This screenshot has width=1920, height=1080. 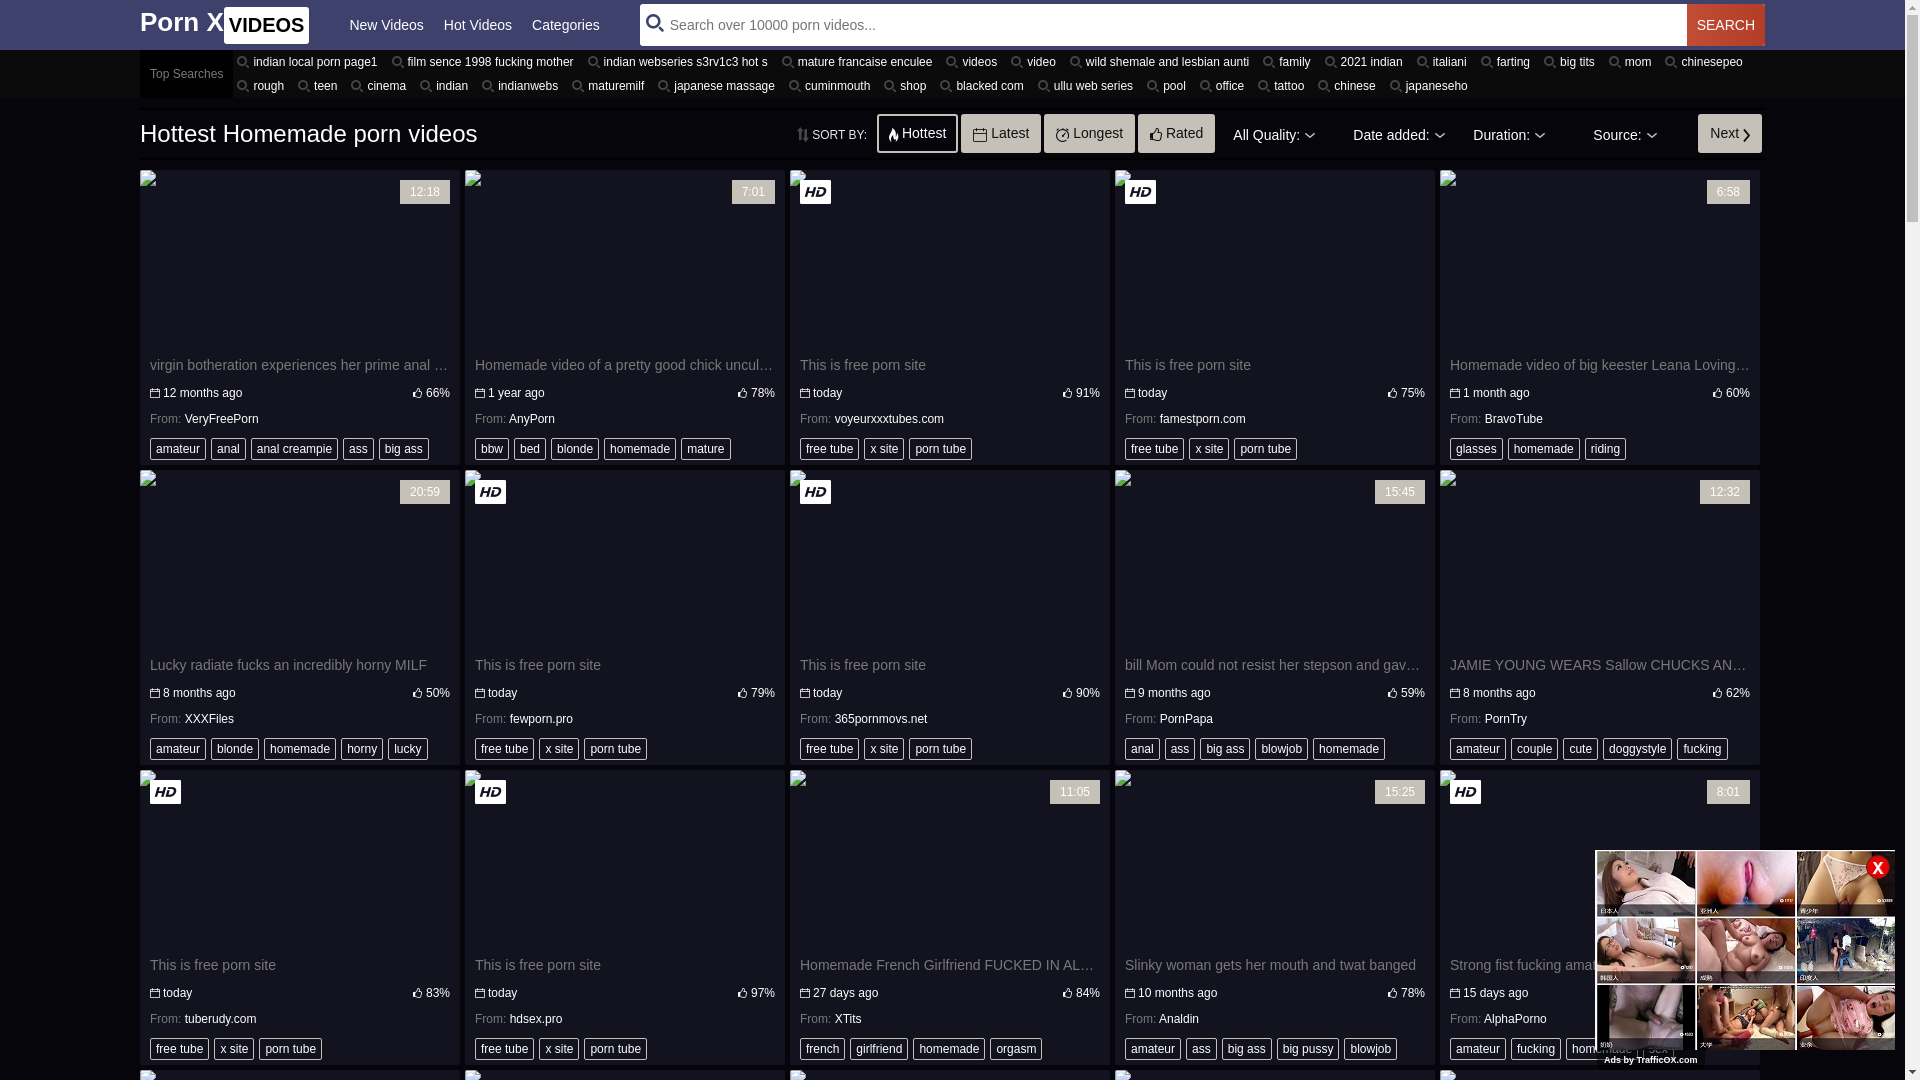 I want to click on 'tuberudy.com', so click(x=185, y=1018).